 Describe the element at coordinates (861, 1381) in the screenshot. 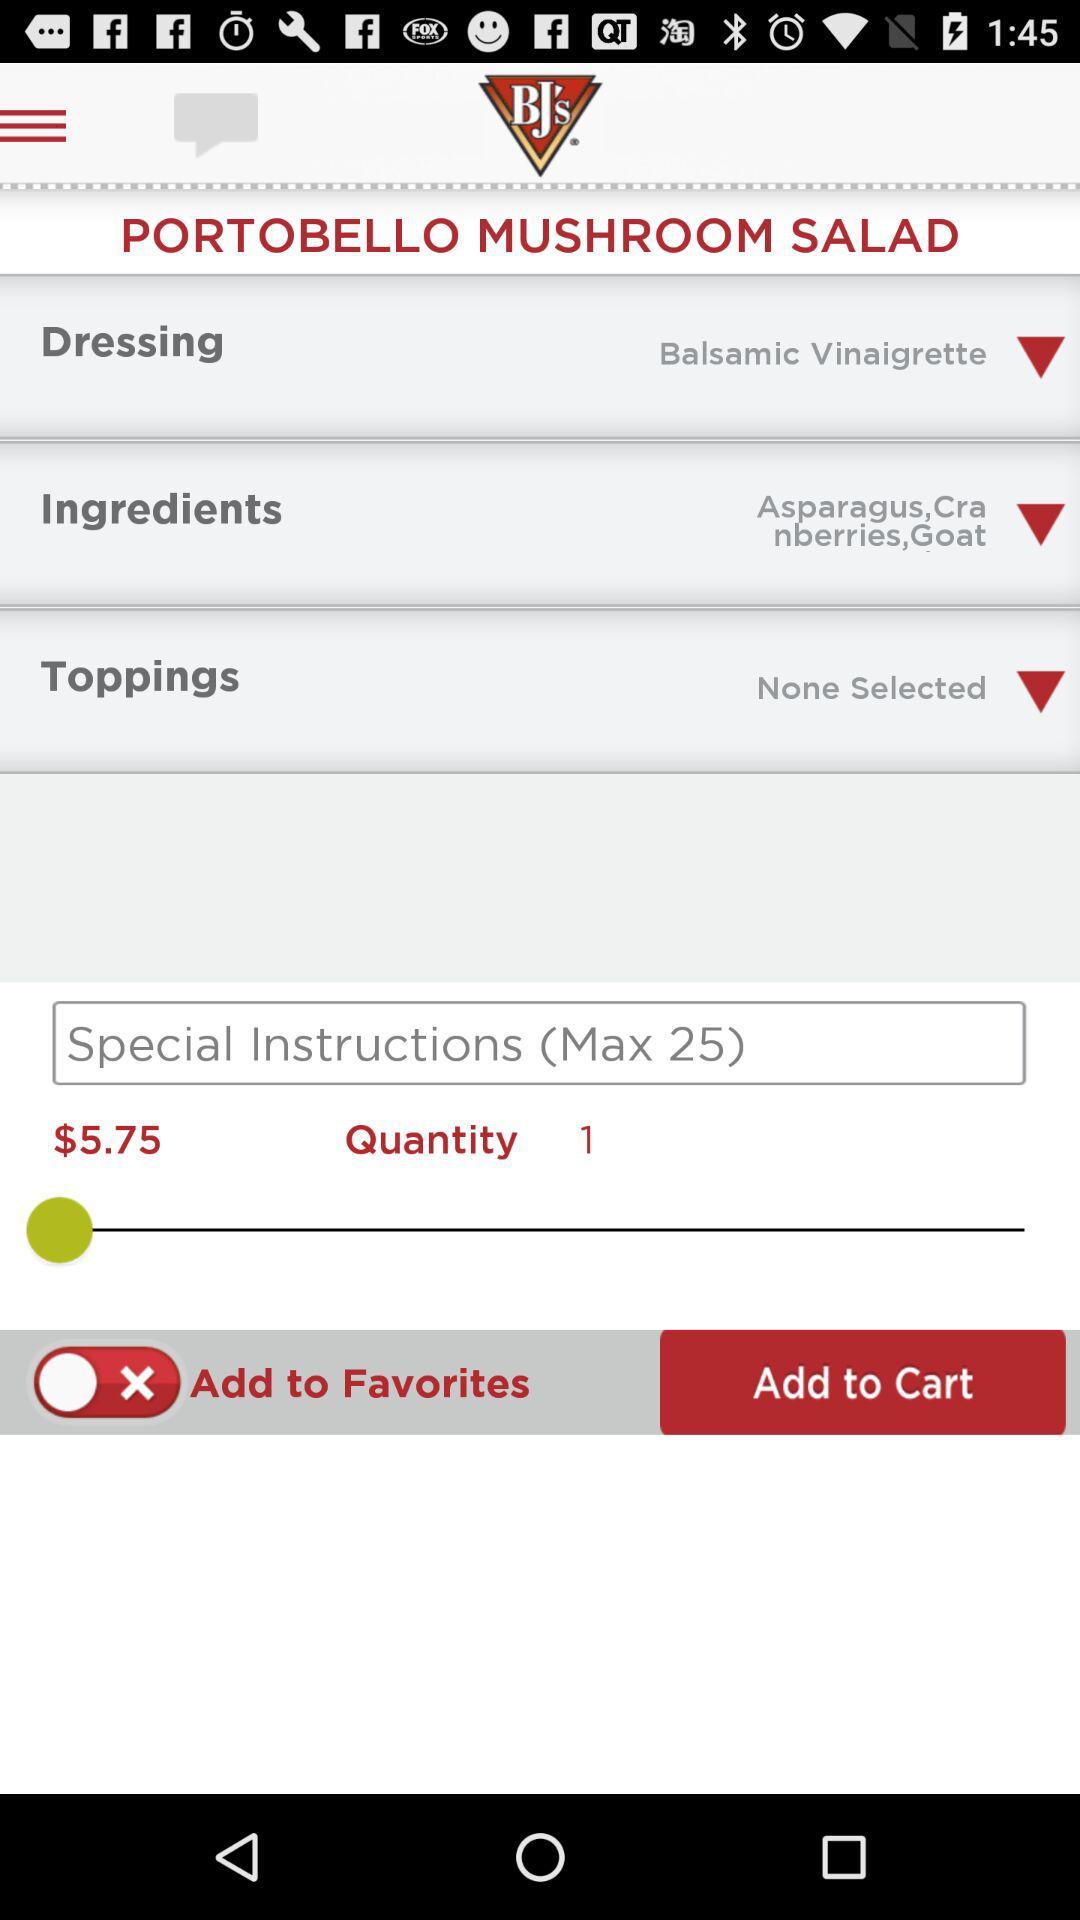

I see `item to cart` at that location.